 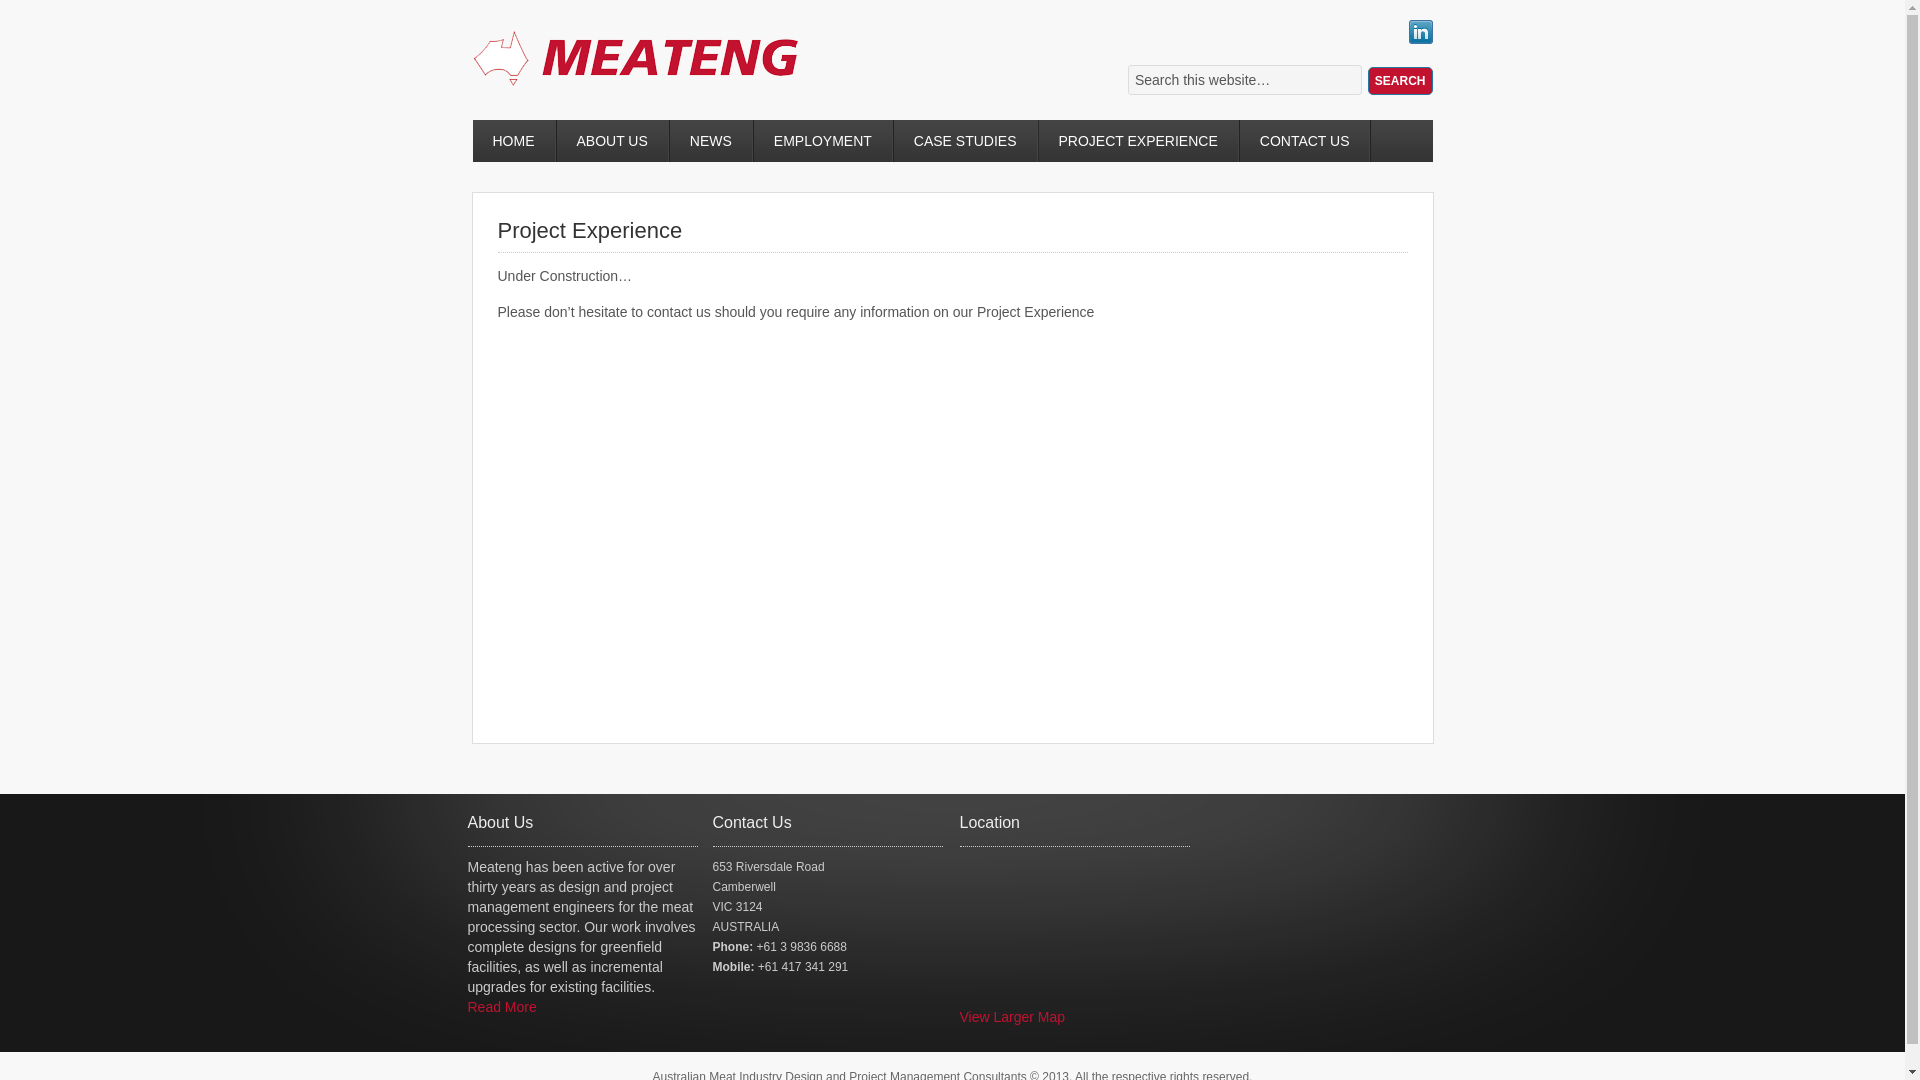 What do you see at coordinates (652, 77) in the screenshot?
I see `'MEATENG'` at bounding box center [652, 77].